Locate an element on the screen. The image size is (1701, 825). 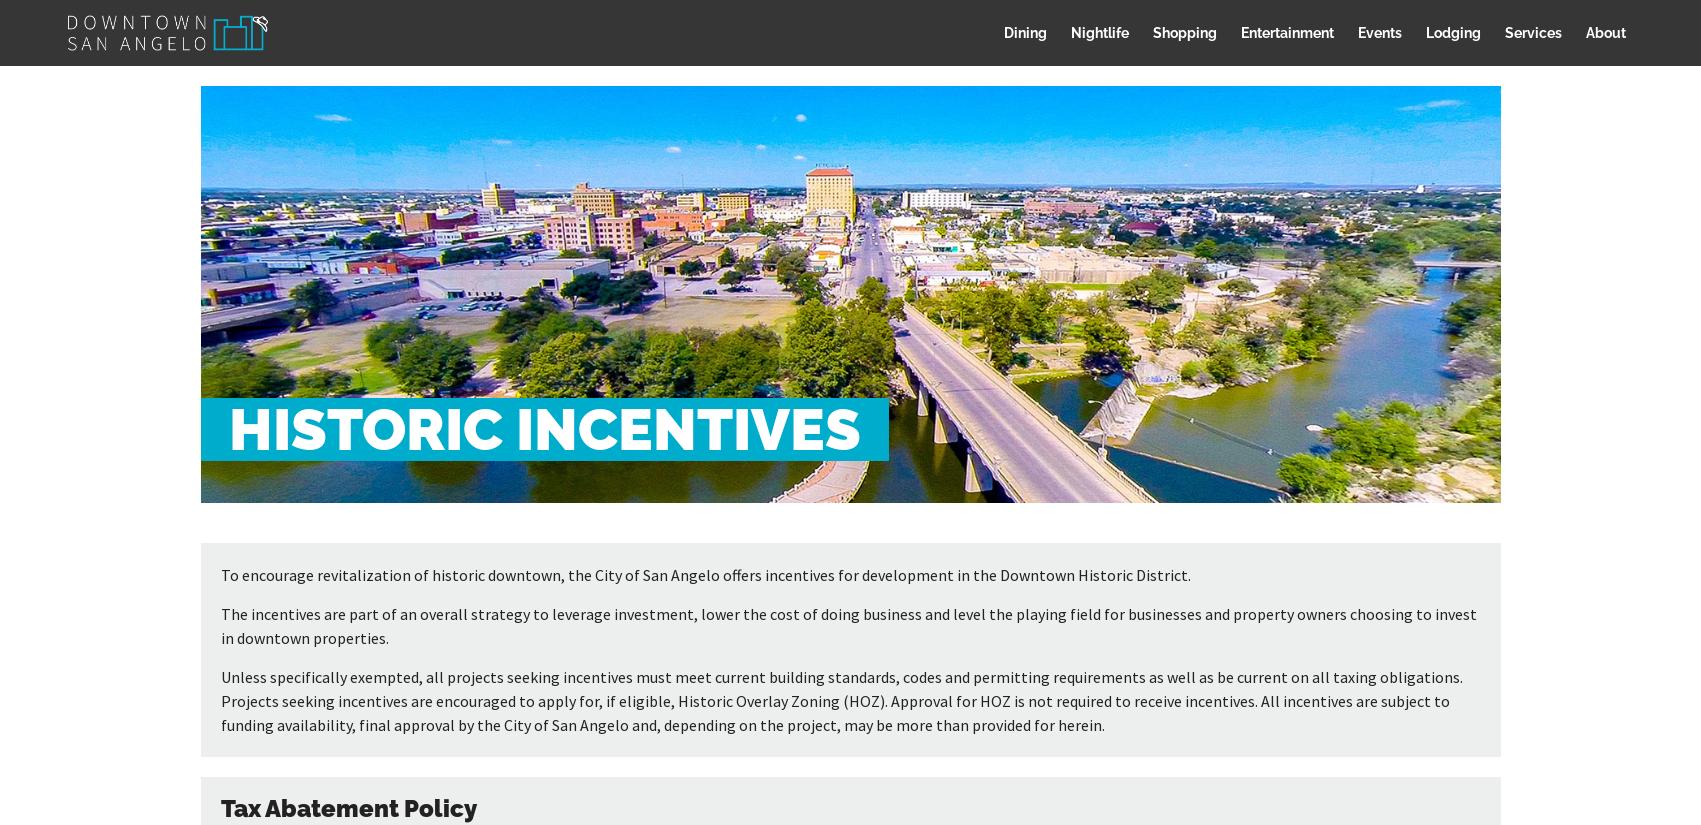
'Events' is located at coordinates (1378, 31).